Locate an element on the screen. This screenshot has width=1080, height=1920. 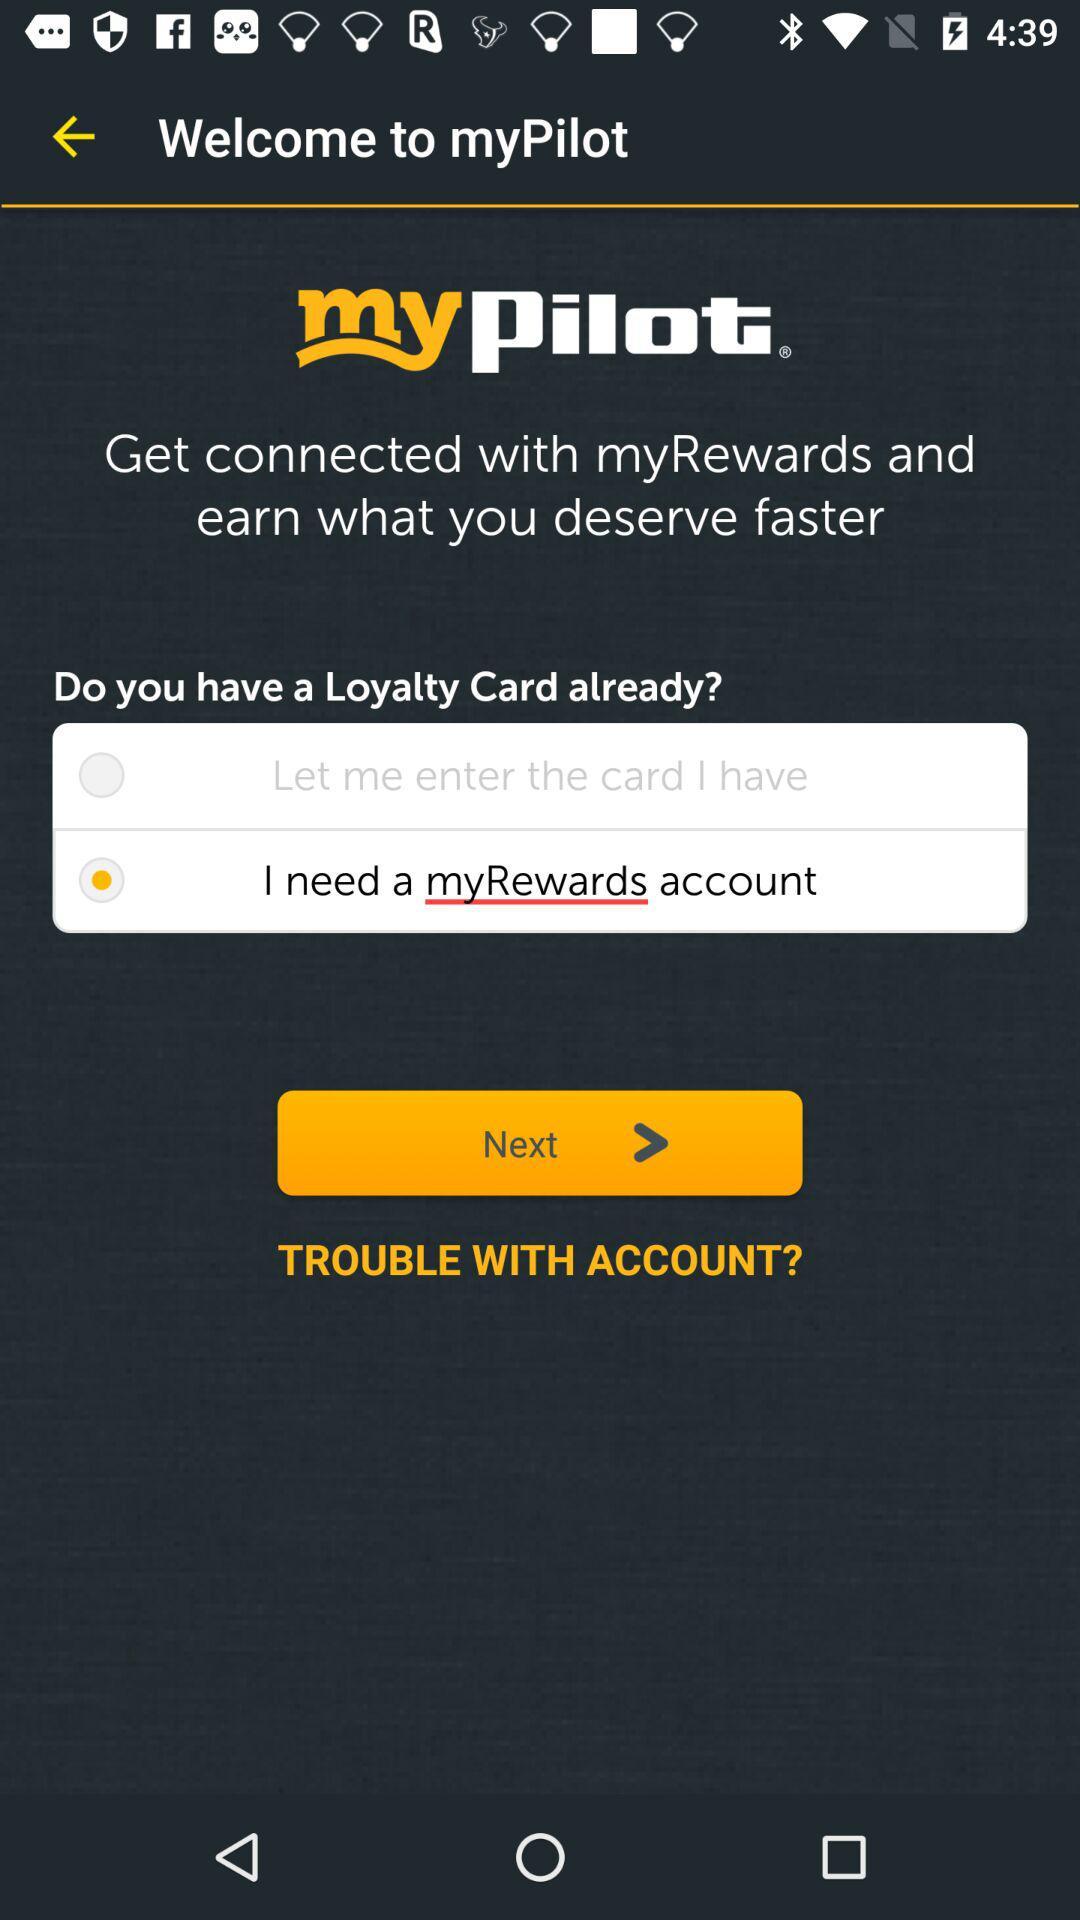
i need a is located at coordinates (540, 880).